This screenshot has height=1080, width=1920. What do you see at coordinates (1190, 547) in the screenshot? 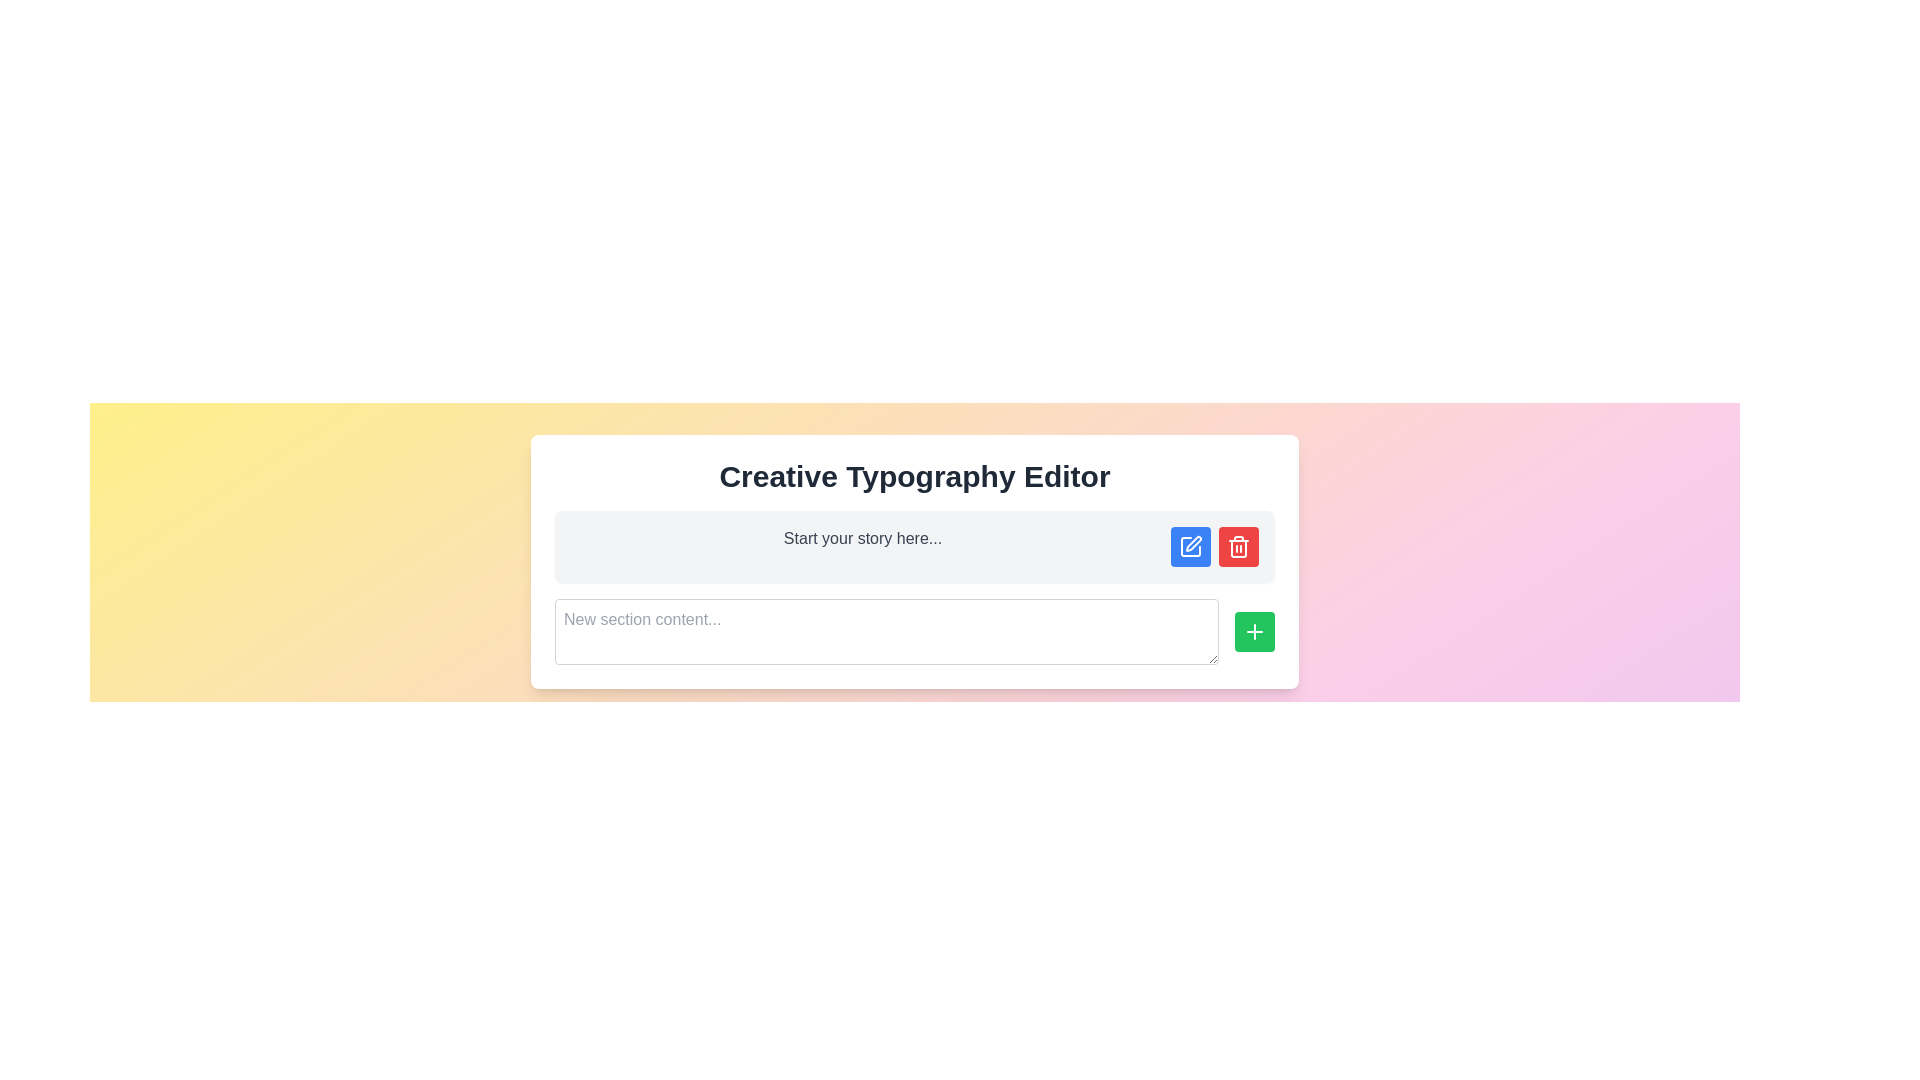
I see `the first blue editing button located on the right side of the text input area` at bounding box center [1190, 547].